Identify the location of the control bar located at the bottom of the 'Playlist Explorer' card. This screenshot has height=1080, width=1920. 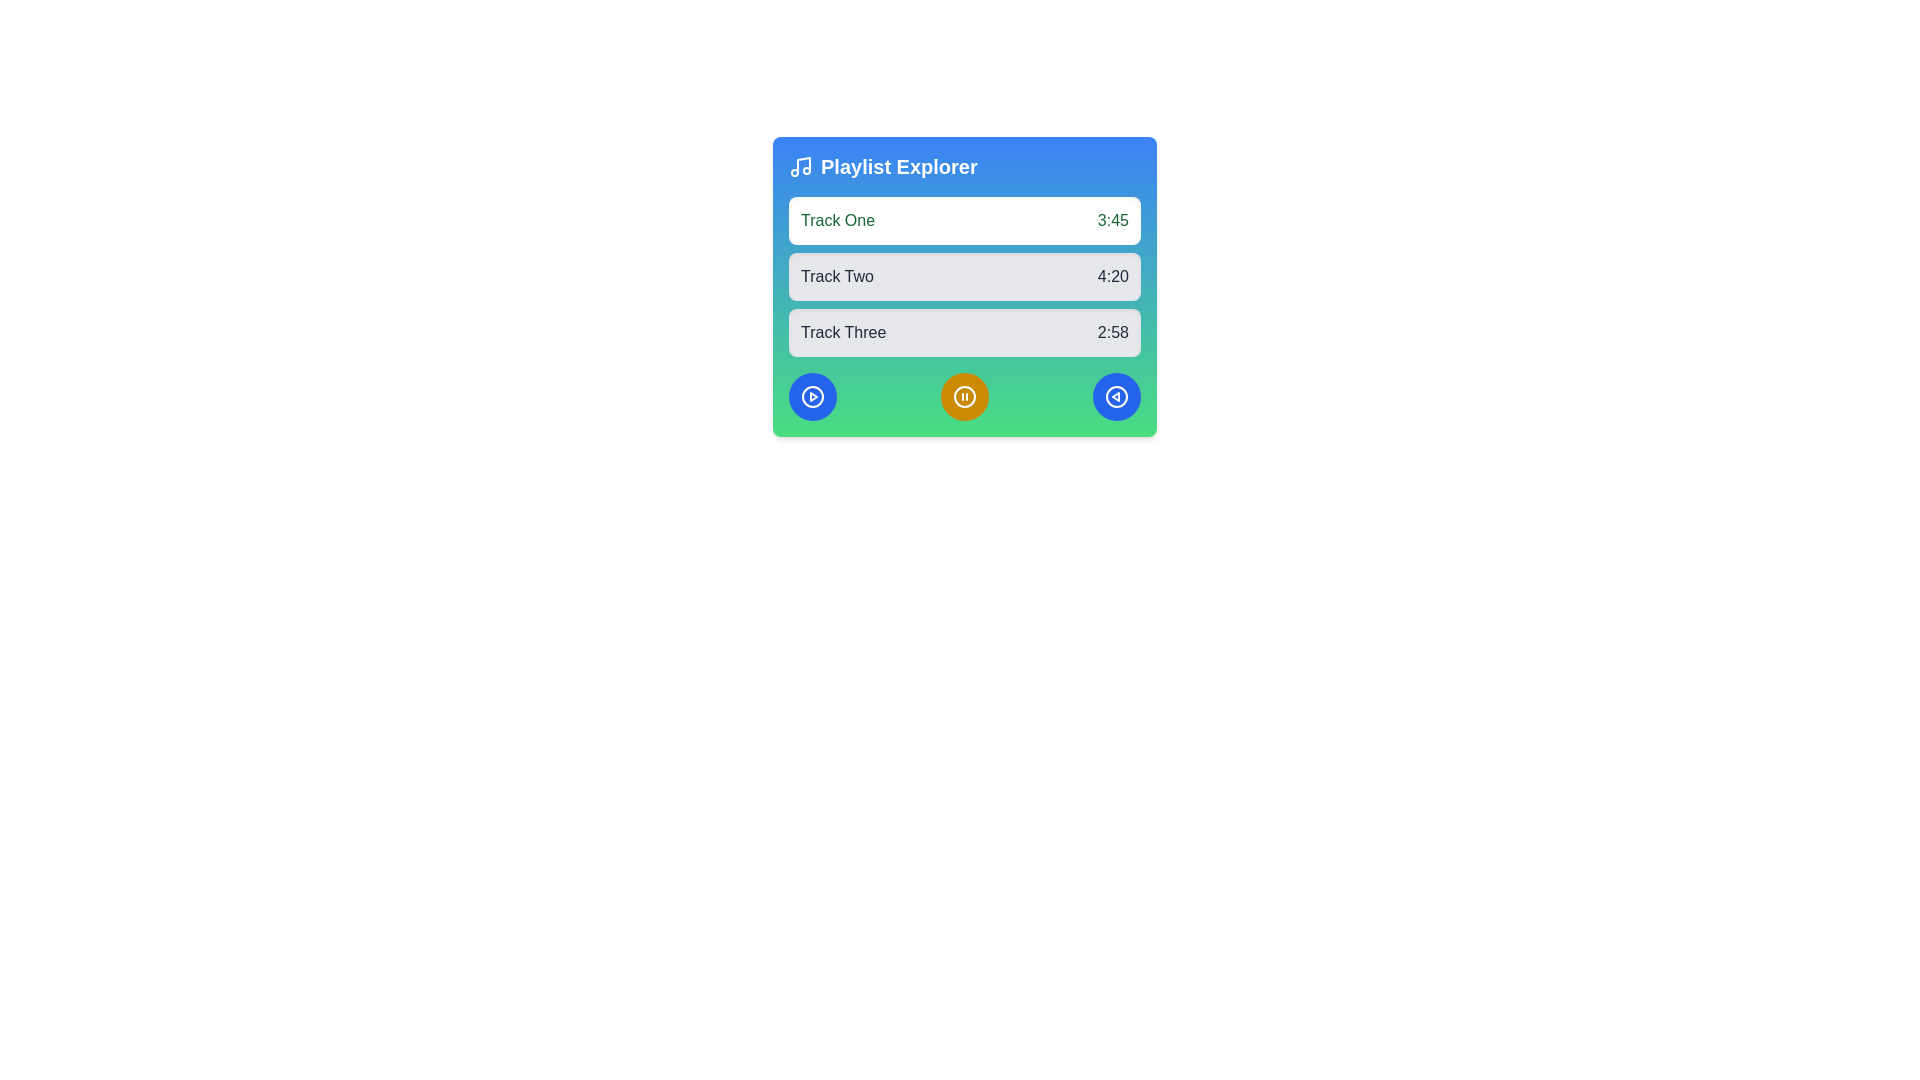
(964, 397).